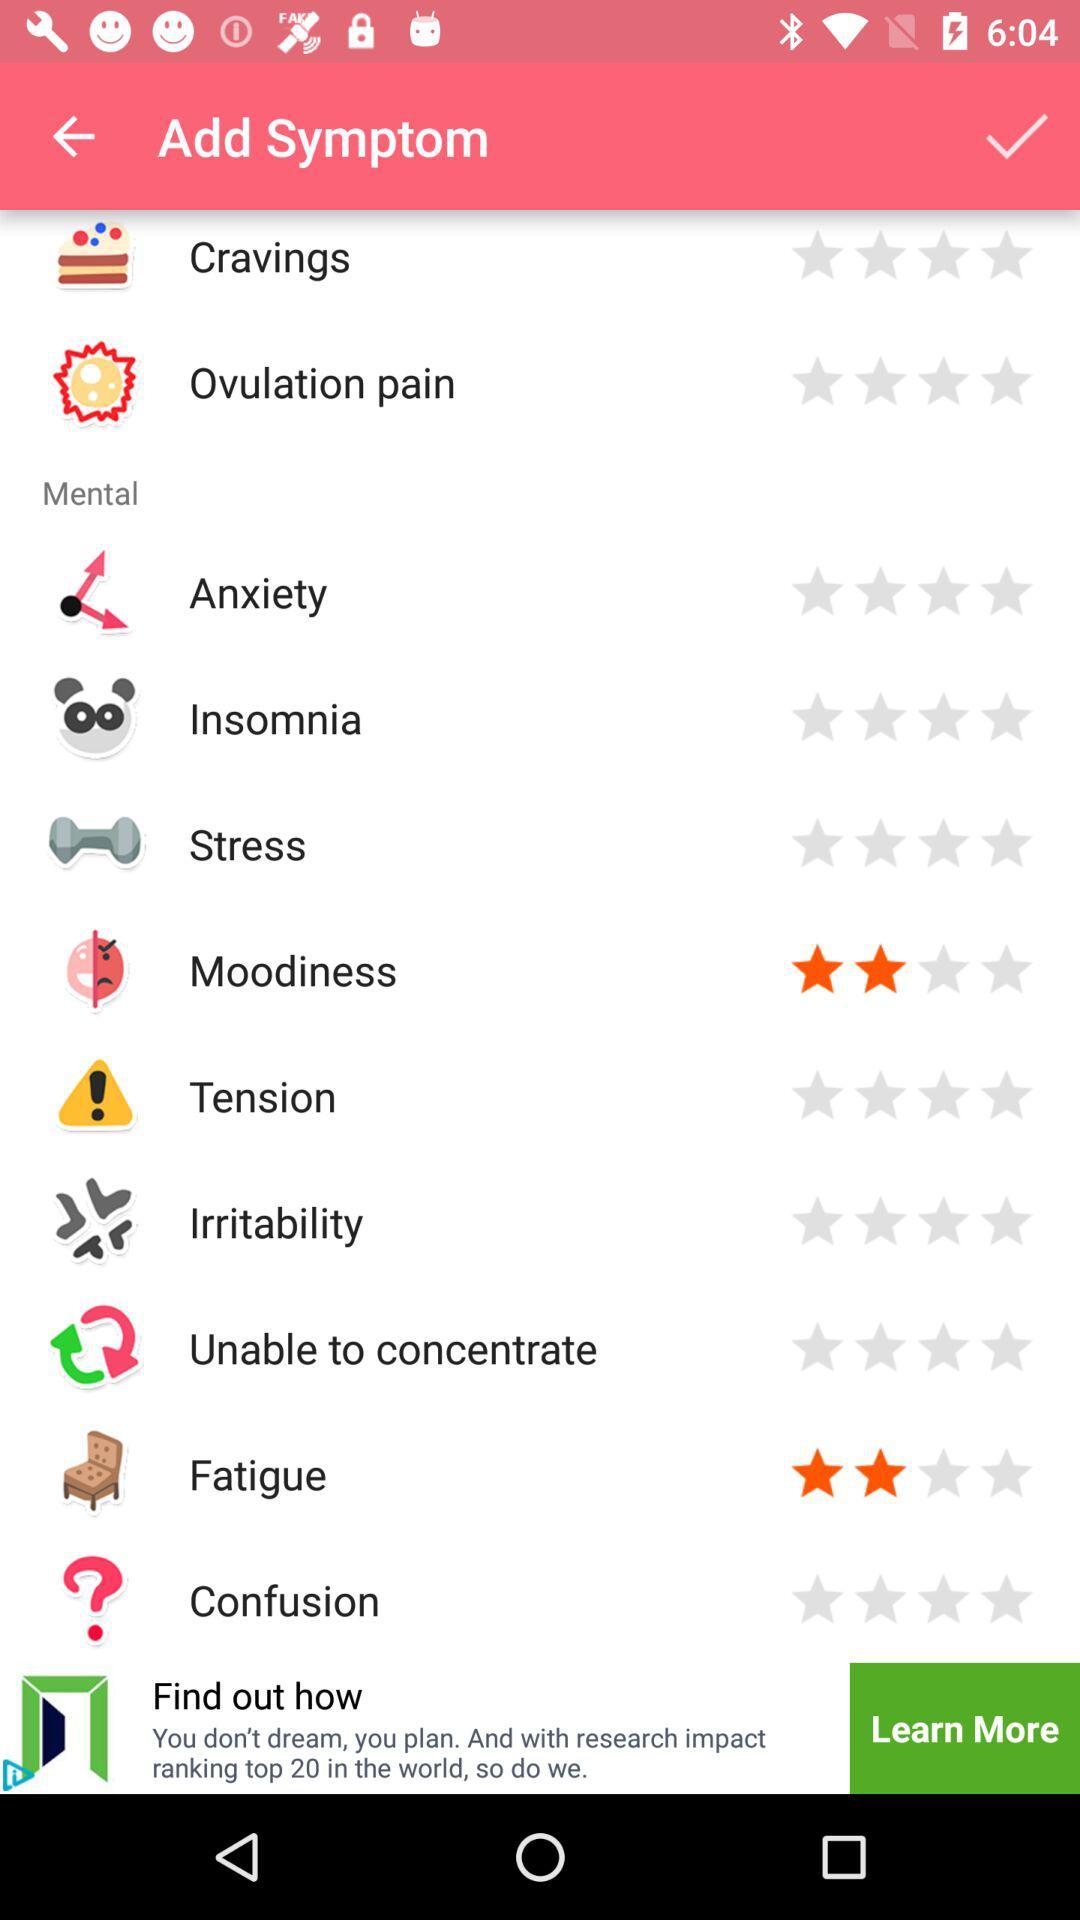  Describe the element at coordinates (943, 843) in the screenshot. I see `mark as three stars` at that location.